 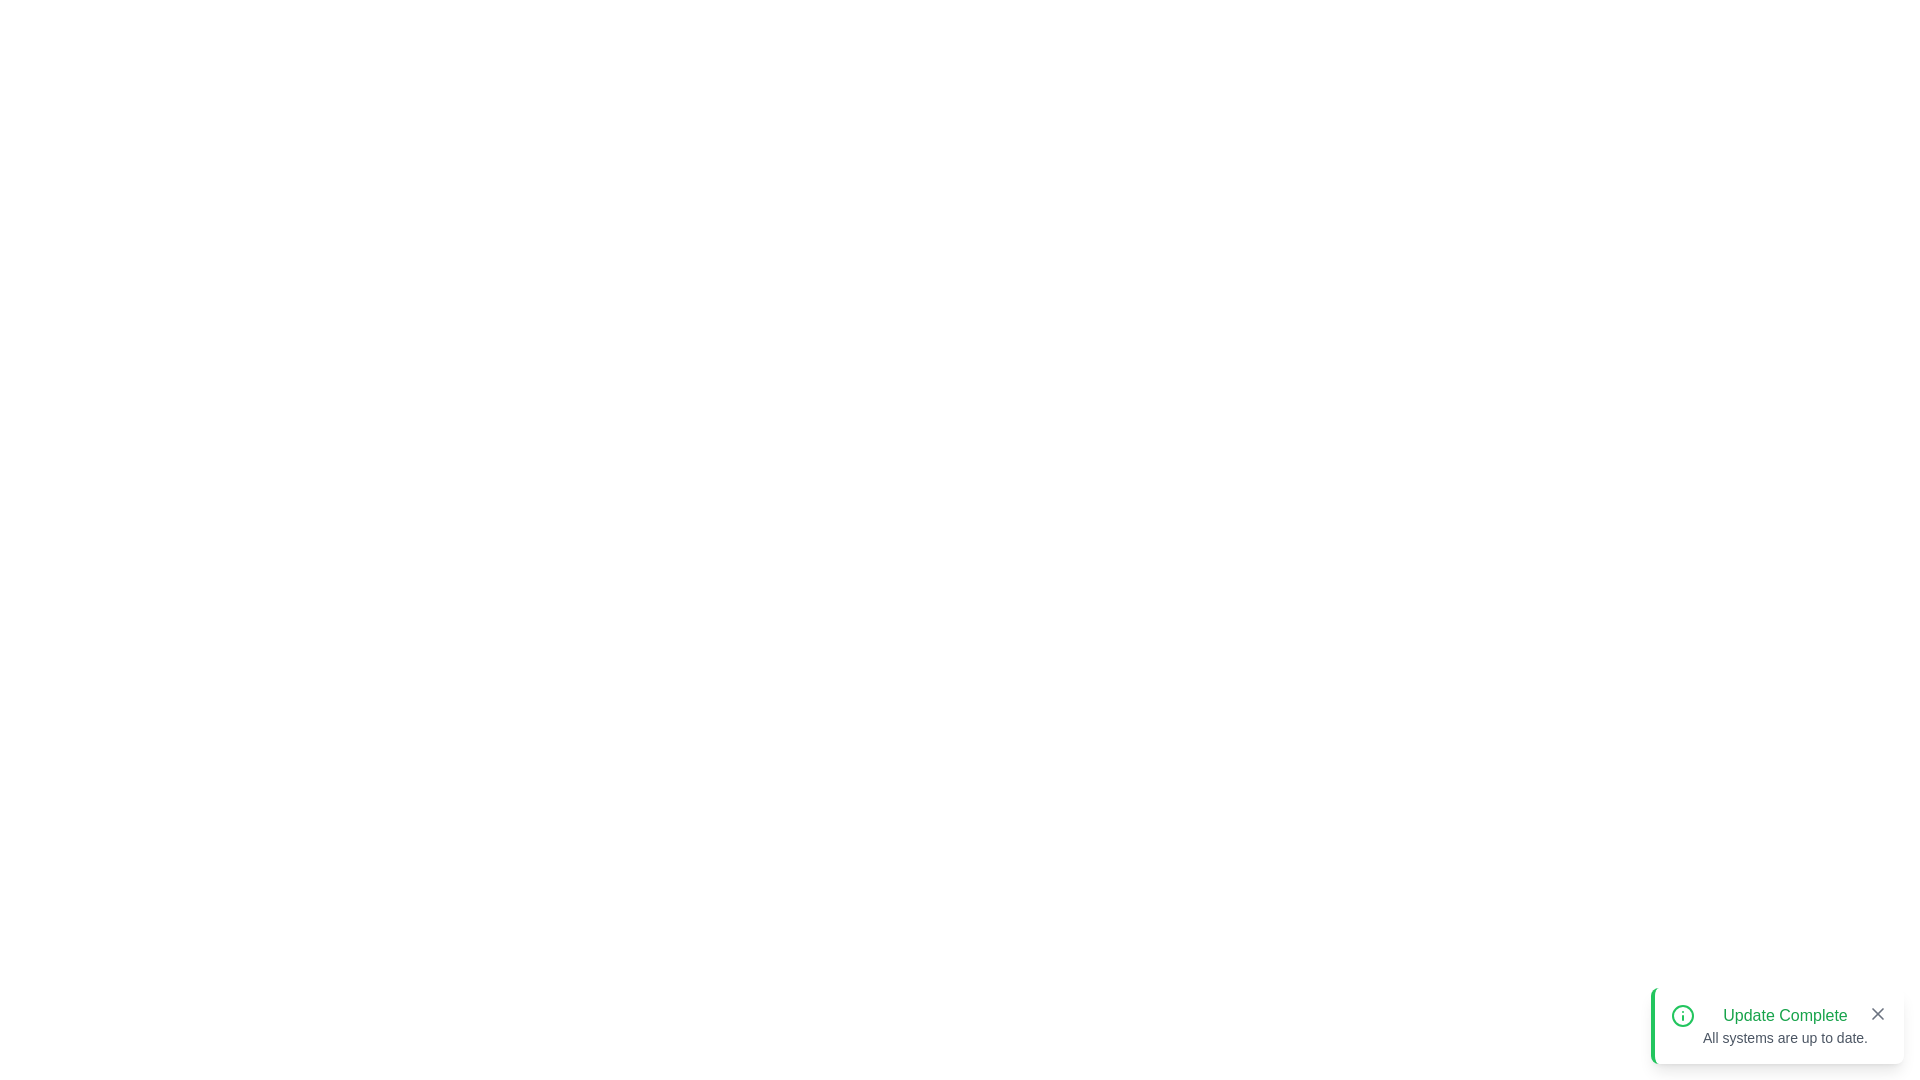 What do you see at coordinates (1876, 1014) in the screenshot?
I see `the close button of the notification to dismiss it` at bounding box center [1876, 1014].